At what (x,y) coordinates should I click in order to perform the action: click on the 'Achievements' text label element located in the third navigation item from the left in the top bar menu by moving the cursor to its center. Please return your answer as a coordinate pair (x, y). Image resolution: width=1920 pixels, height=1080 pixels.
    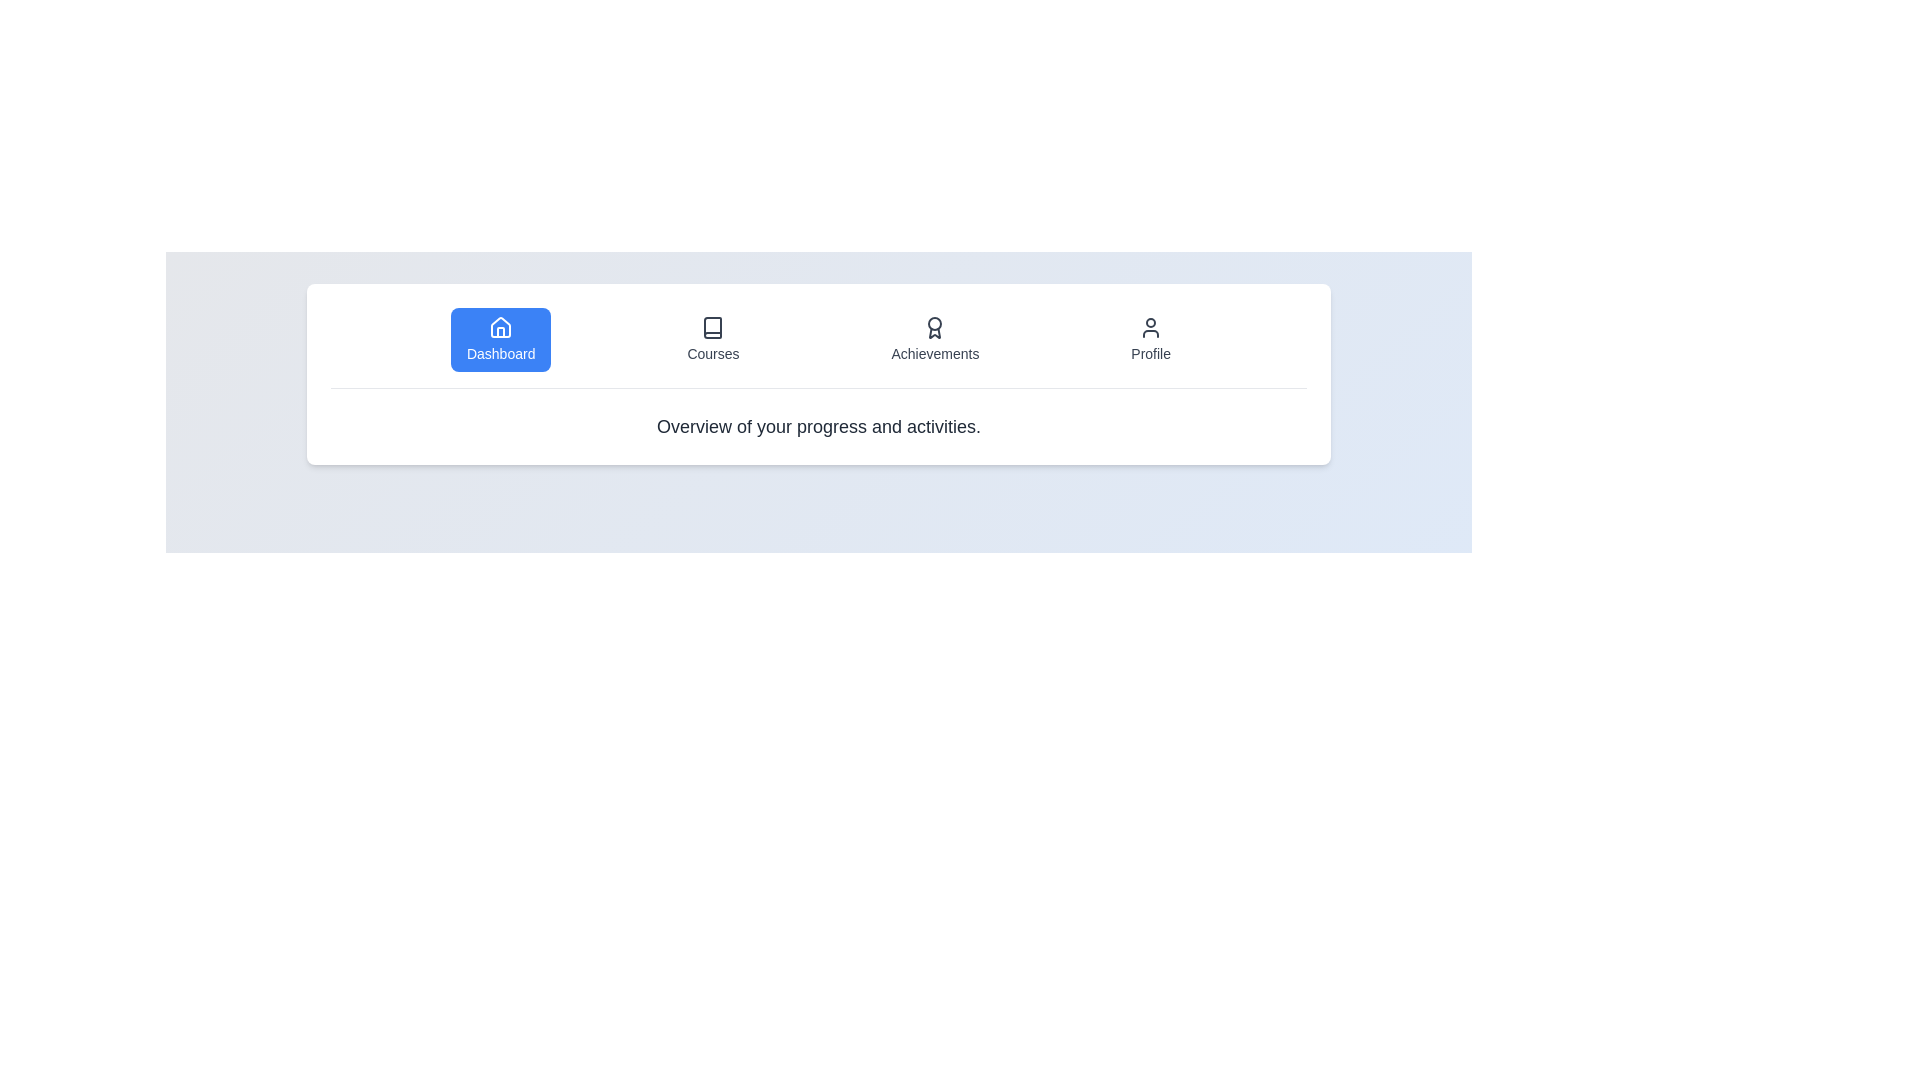
    Looking at the image, I should click on (934, 353).